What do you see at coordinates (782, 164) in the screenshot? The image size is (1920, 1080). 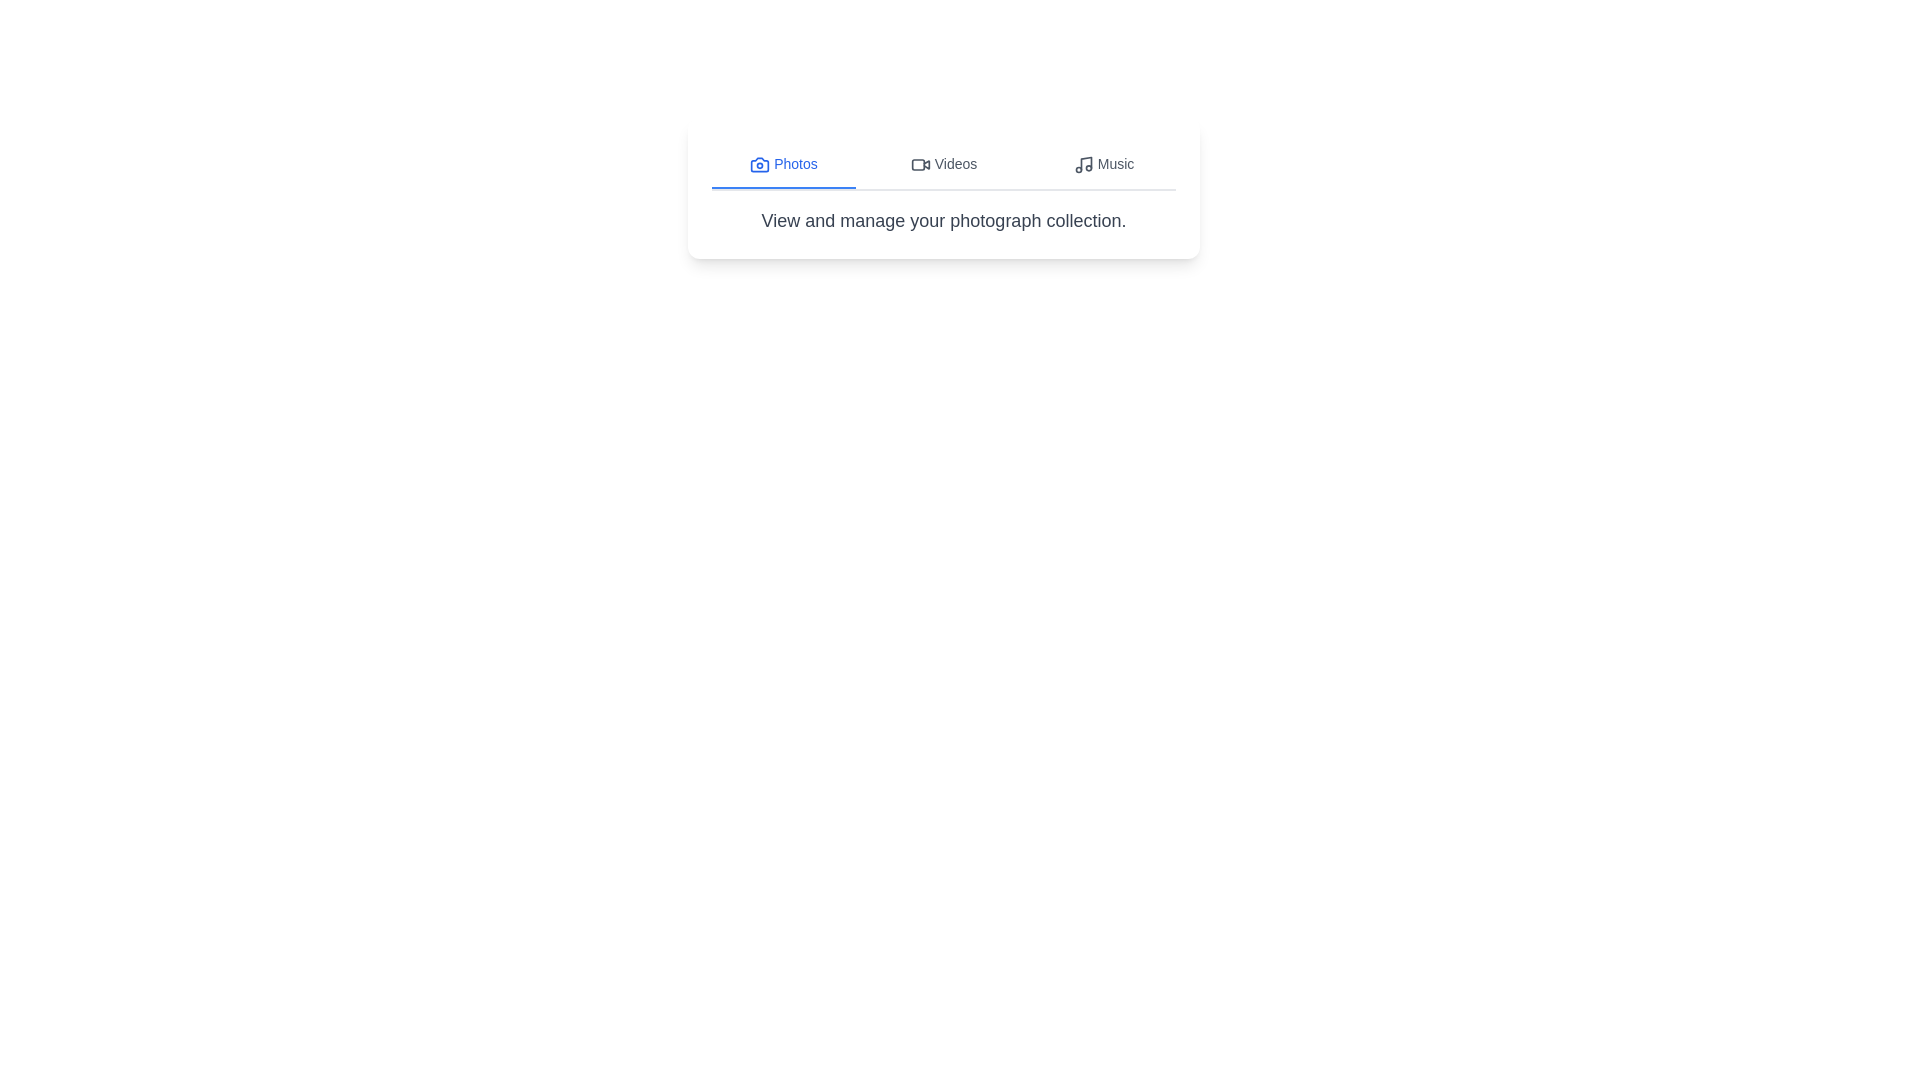 I see `the tab labeled Photos` at bounding box center [782, 164].